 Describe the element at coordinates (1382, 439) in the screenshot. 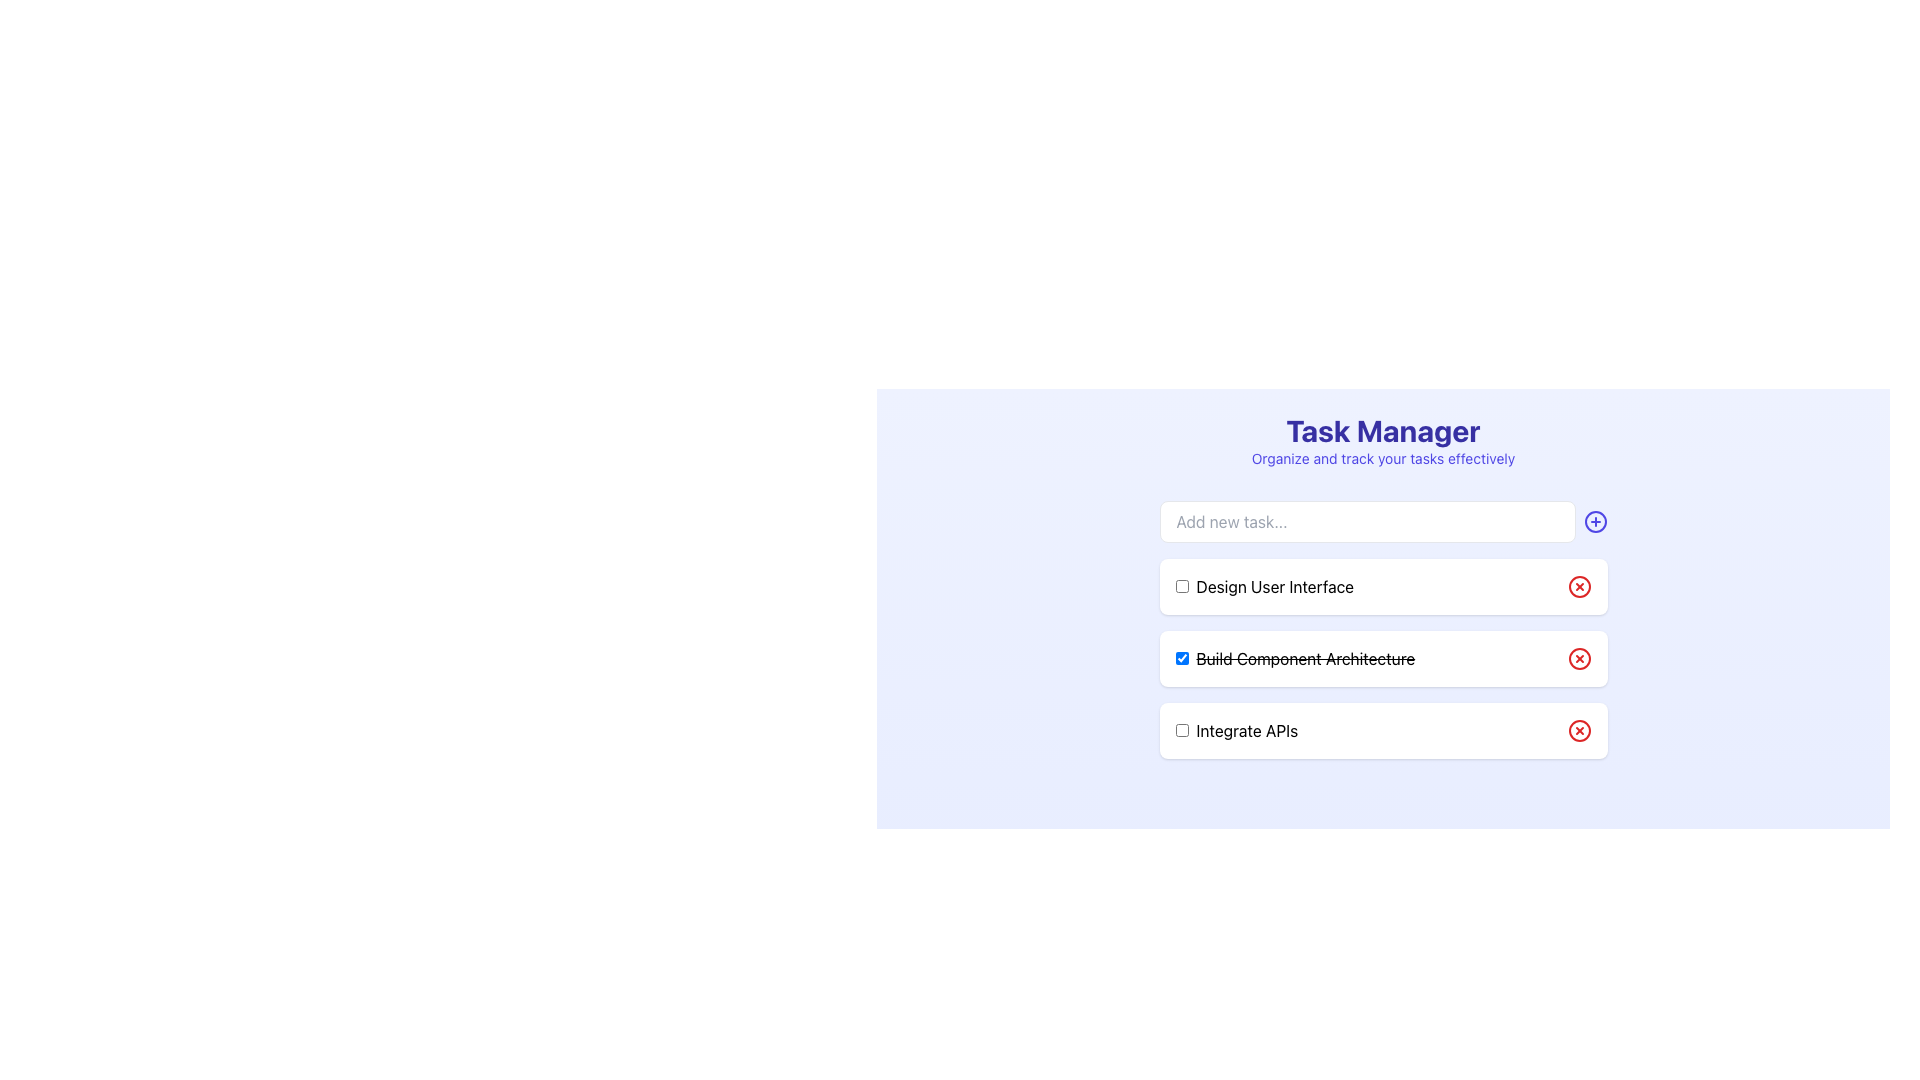

I see `the static text-based heading element titled 'Task Manager' which is displayed in bold indigo color, followed by a subtitle in lighter indigo, located at the top of the task manager interface section` at that location.